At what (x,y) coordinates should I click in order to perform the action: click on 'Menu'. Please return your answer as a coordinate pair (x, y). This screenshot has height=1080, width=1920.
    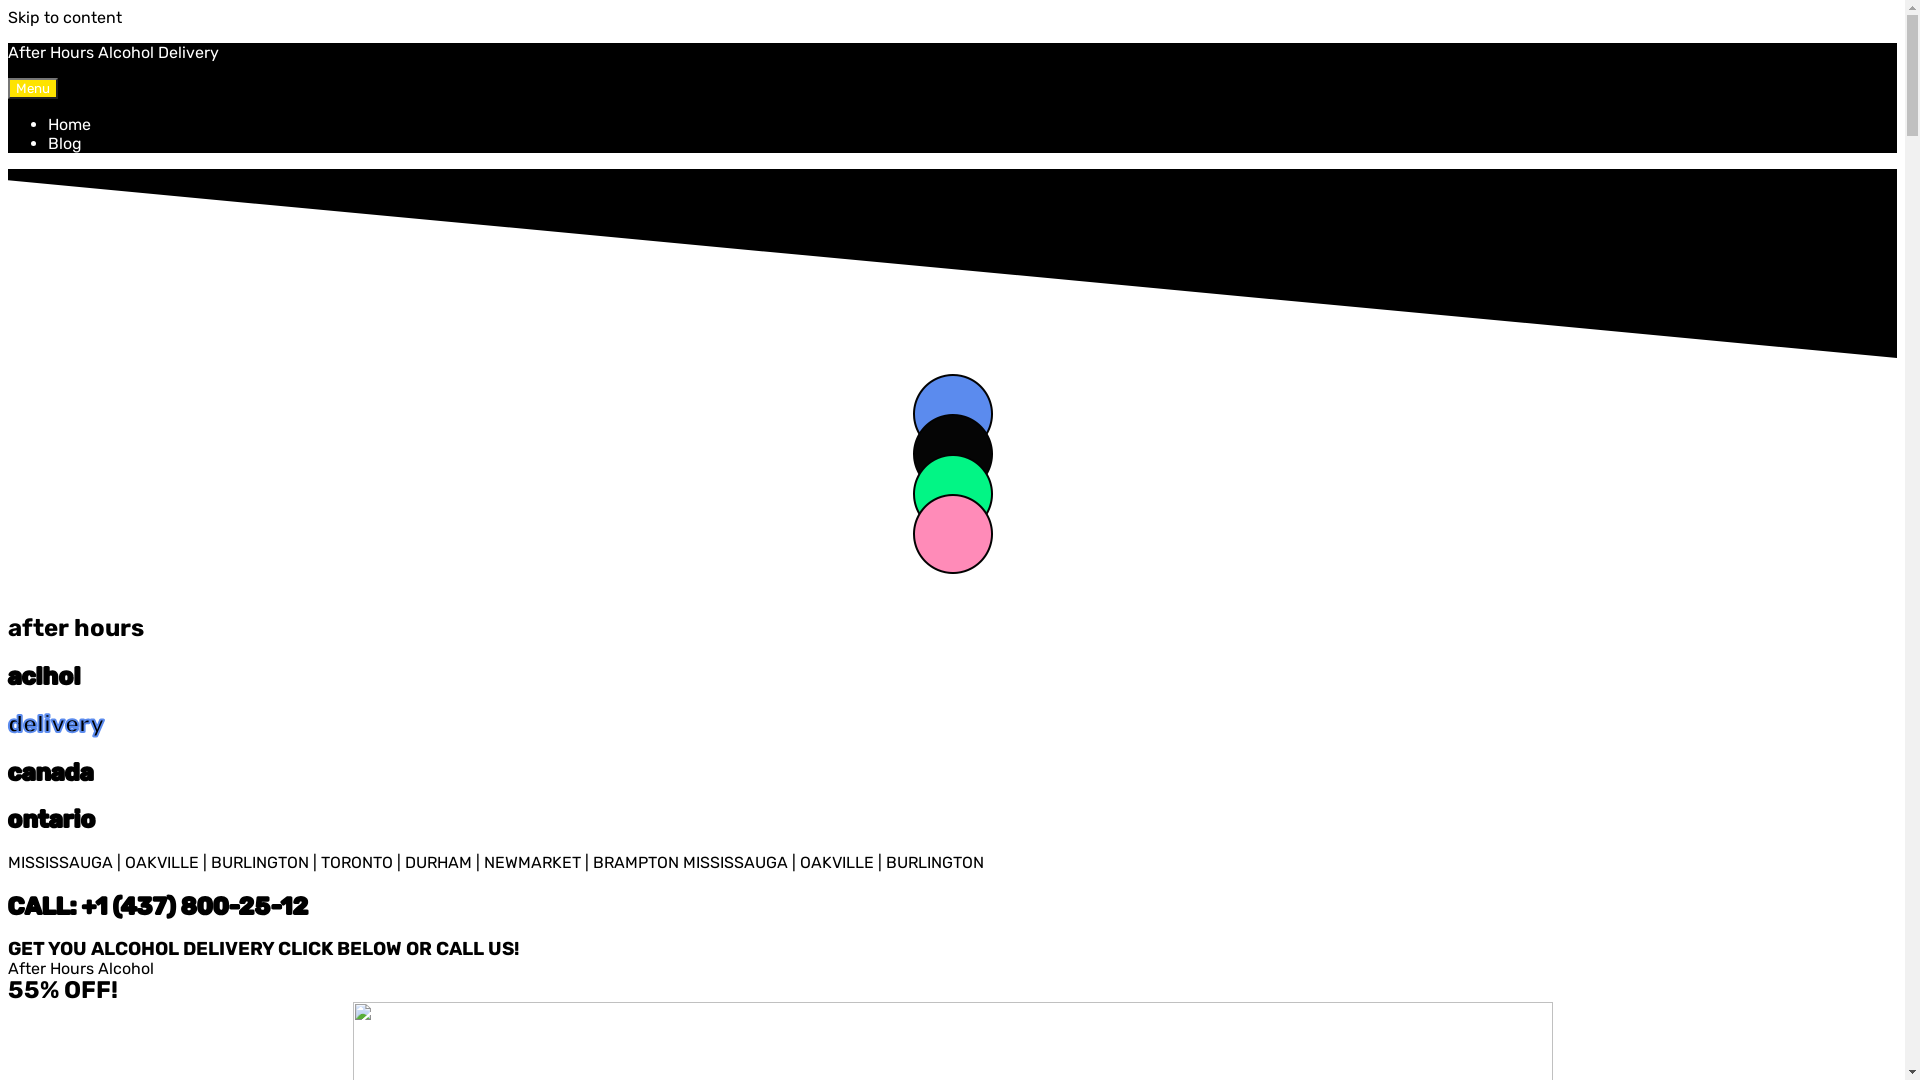
    Looking at the image, I should click on (33, 87).